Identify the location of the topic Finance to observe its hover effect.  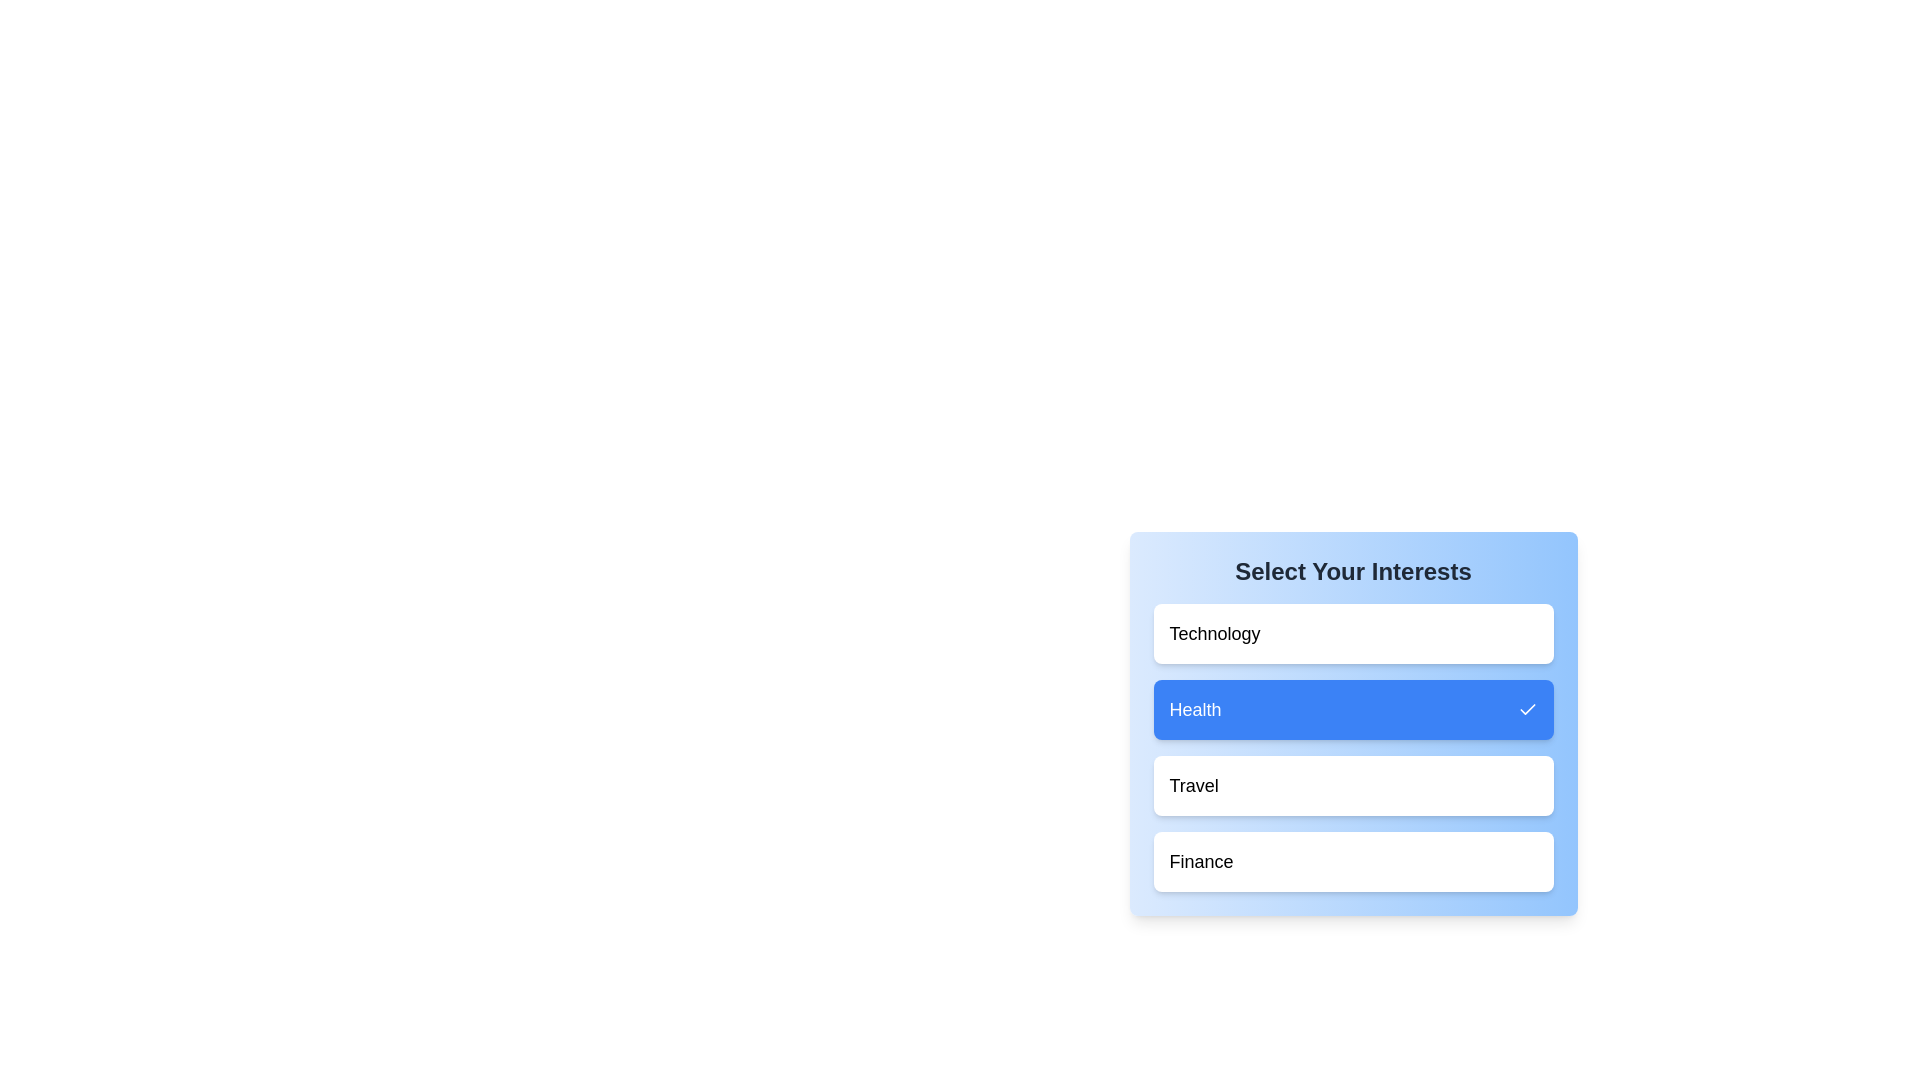
(1353, 860).